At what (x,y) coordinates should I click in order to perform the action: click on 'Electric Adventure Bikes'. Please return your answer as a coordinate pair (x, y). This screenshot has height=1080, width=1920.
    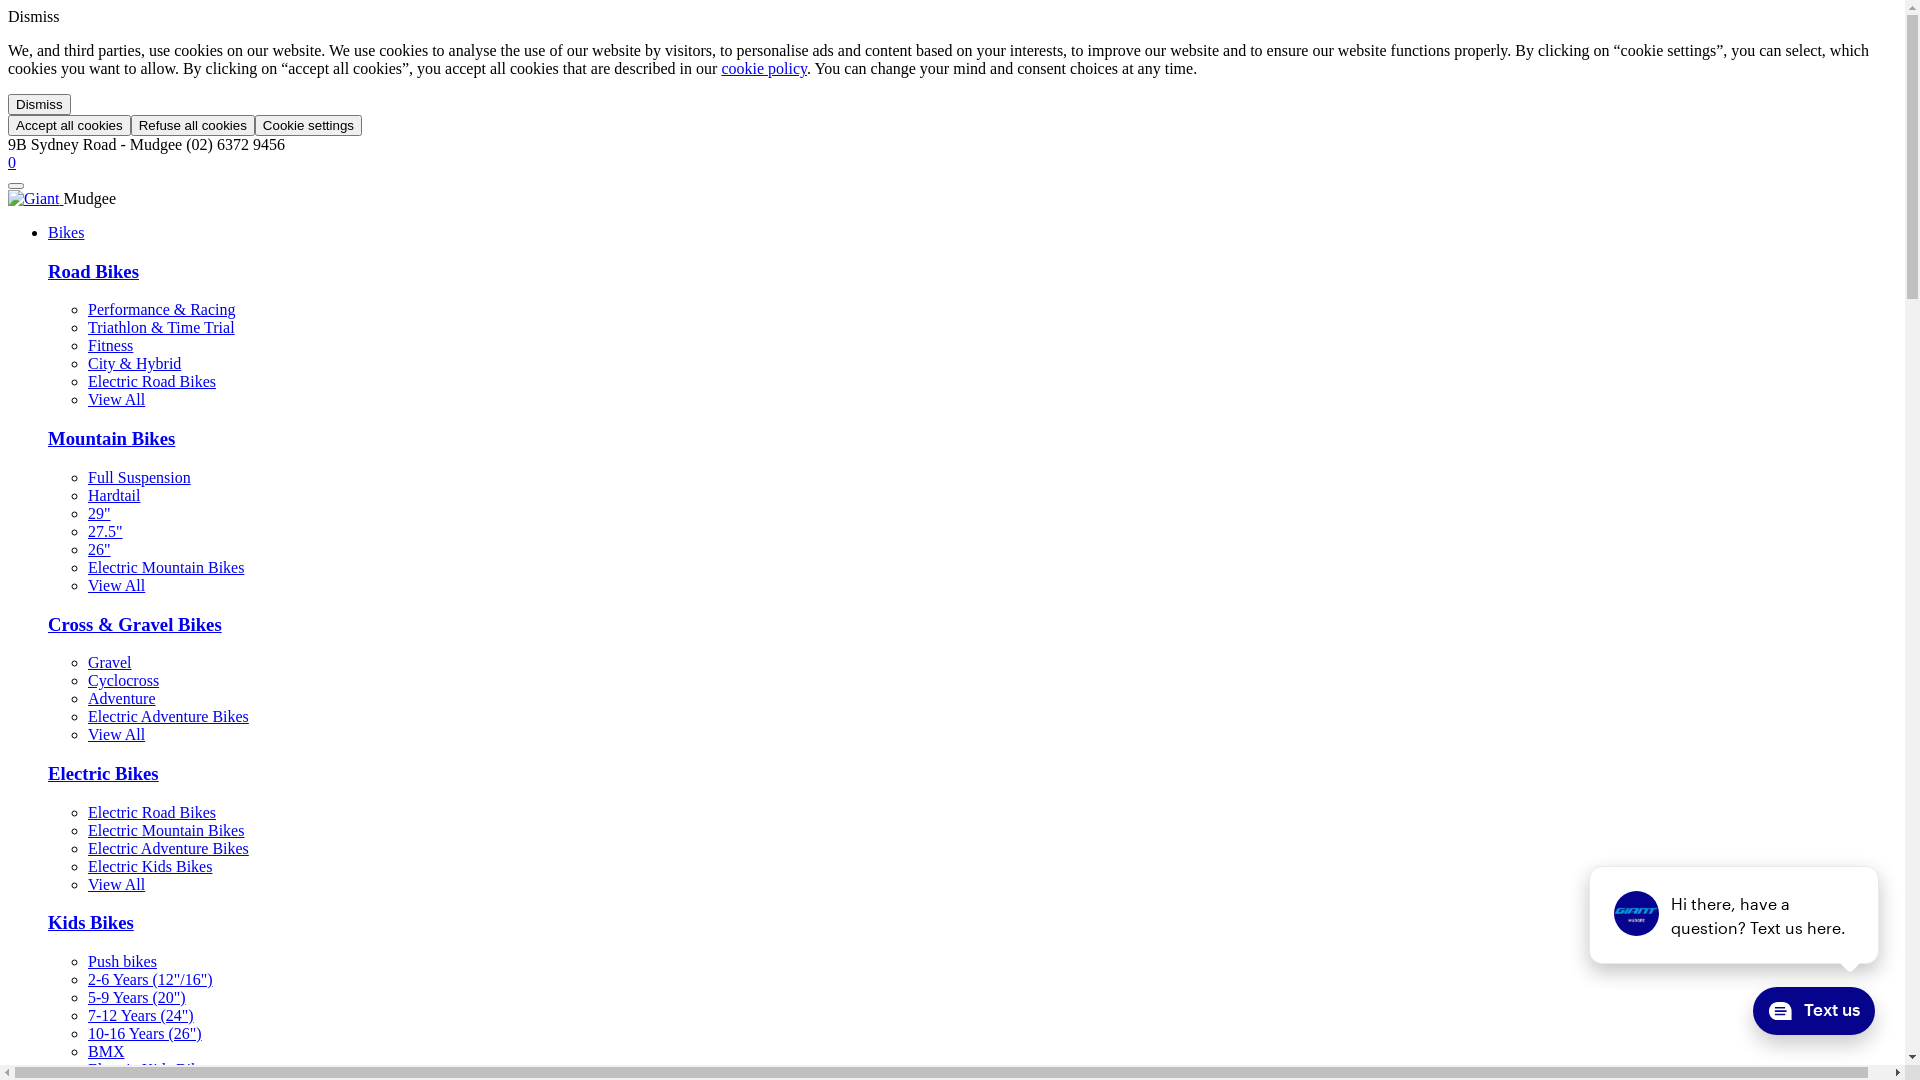
    Looking at the image, I should click on (86, 715).